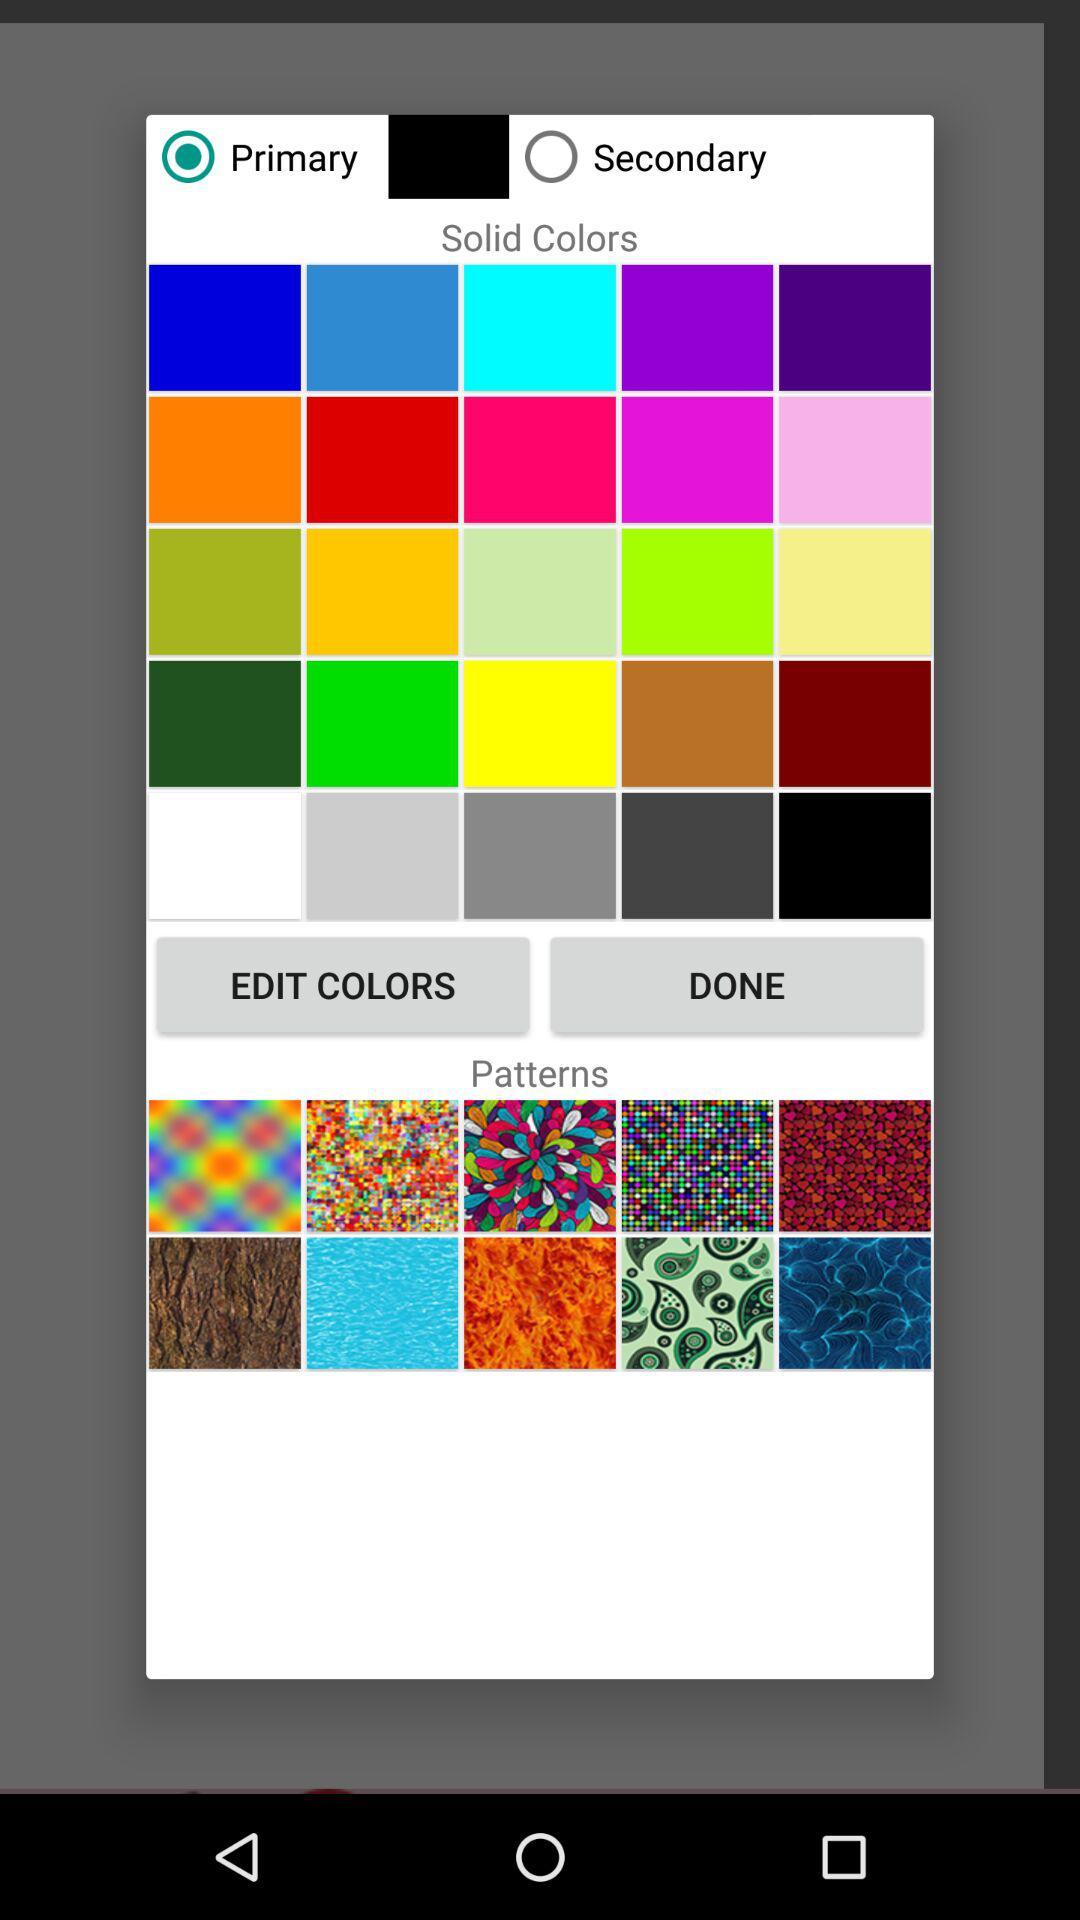 Image resolution: width=1080 pixels, height=1920 pixels. What do you see at coordinates (540, 855) in the screenshot?
I see `gold color` at bounding box center [540, 855].